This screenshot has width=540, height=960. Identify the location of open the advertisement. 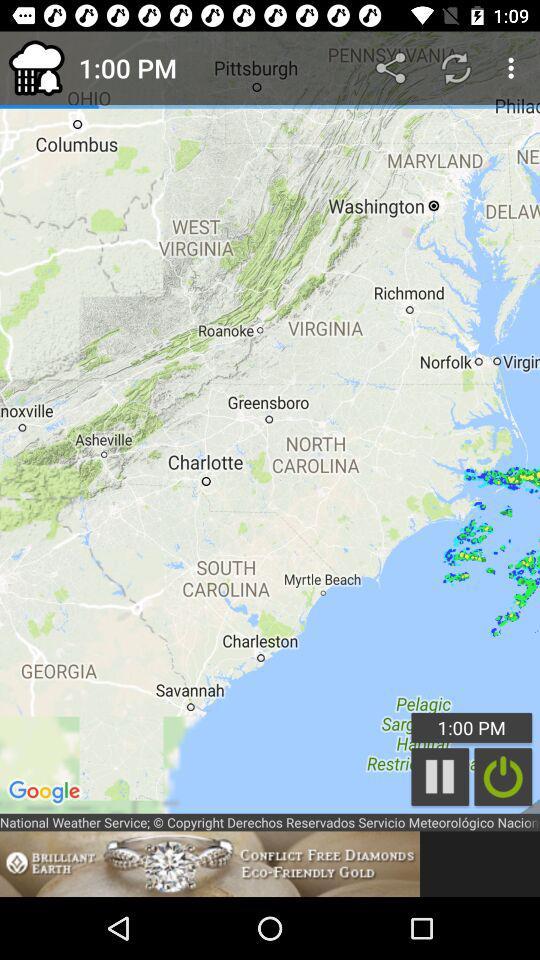
(209, 863).